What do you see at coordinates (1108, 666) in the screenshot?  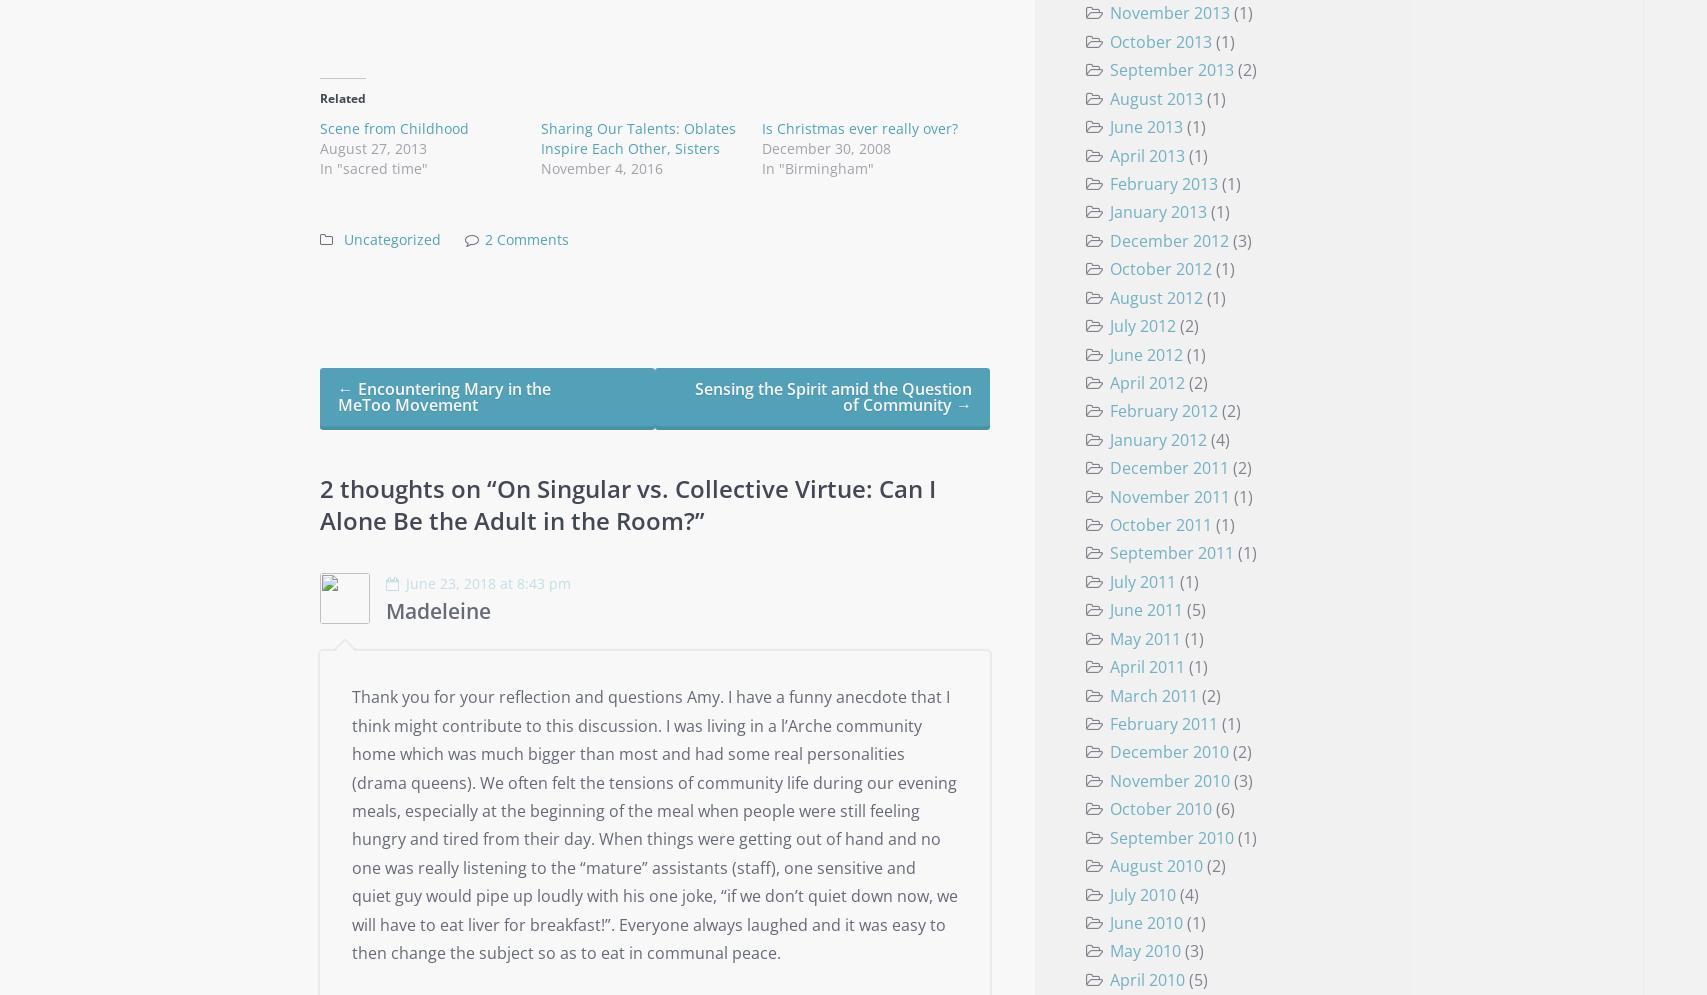 I see `'April 2011'` at bounding box center [1108, 666].